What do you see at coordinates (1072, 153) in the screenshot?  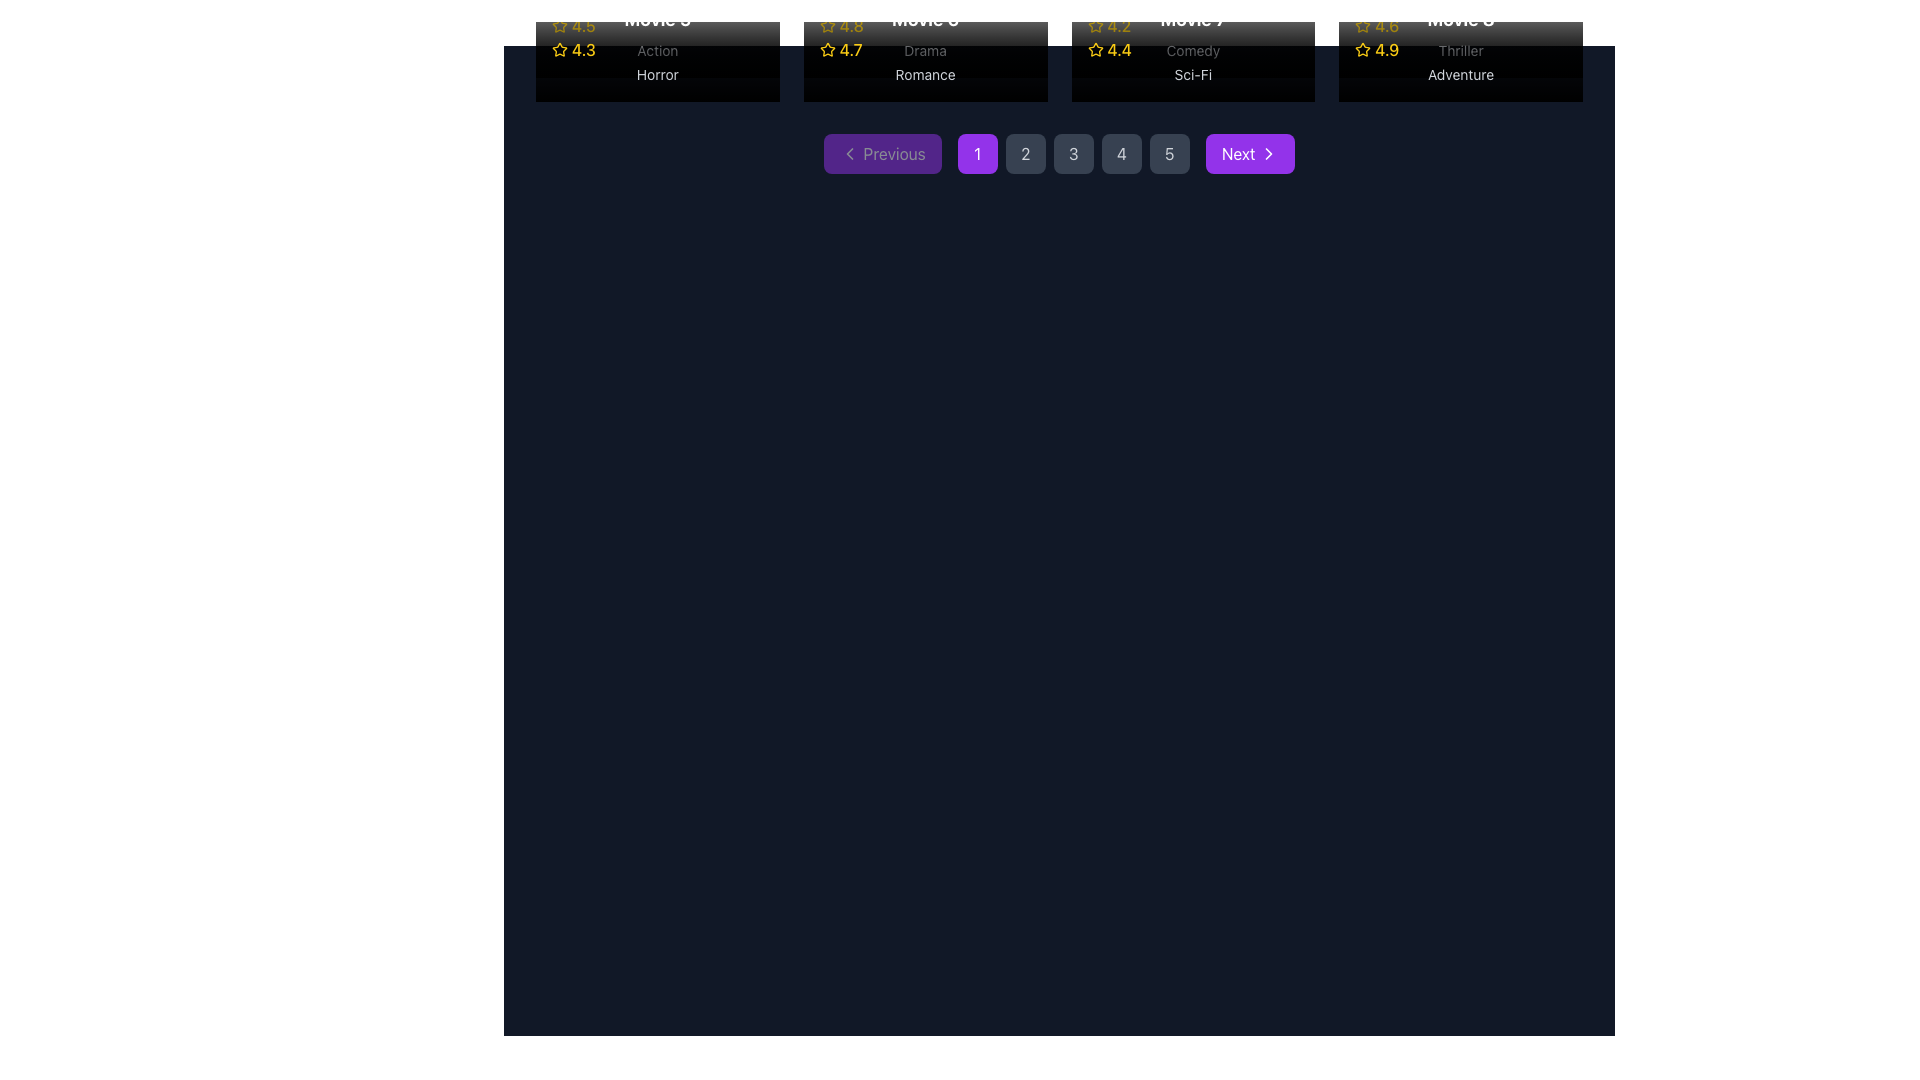 I see `the third button in the horizontal sequence` at bounding box center [1072, 153].